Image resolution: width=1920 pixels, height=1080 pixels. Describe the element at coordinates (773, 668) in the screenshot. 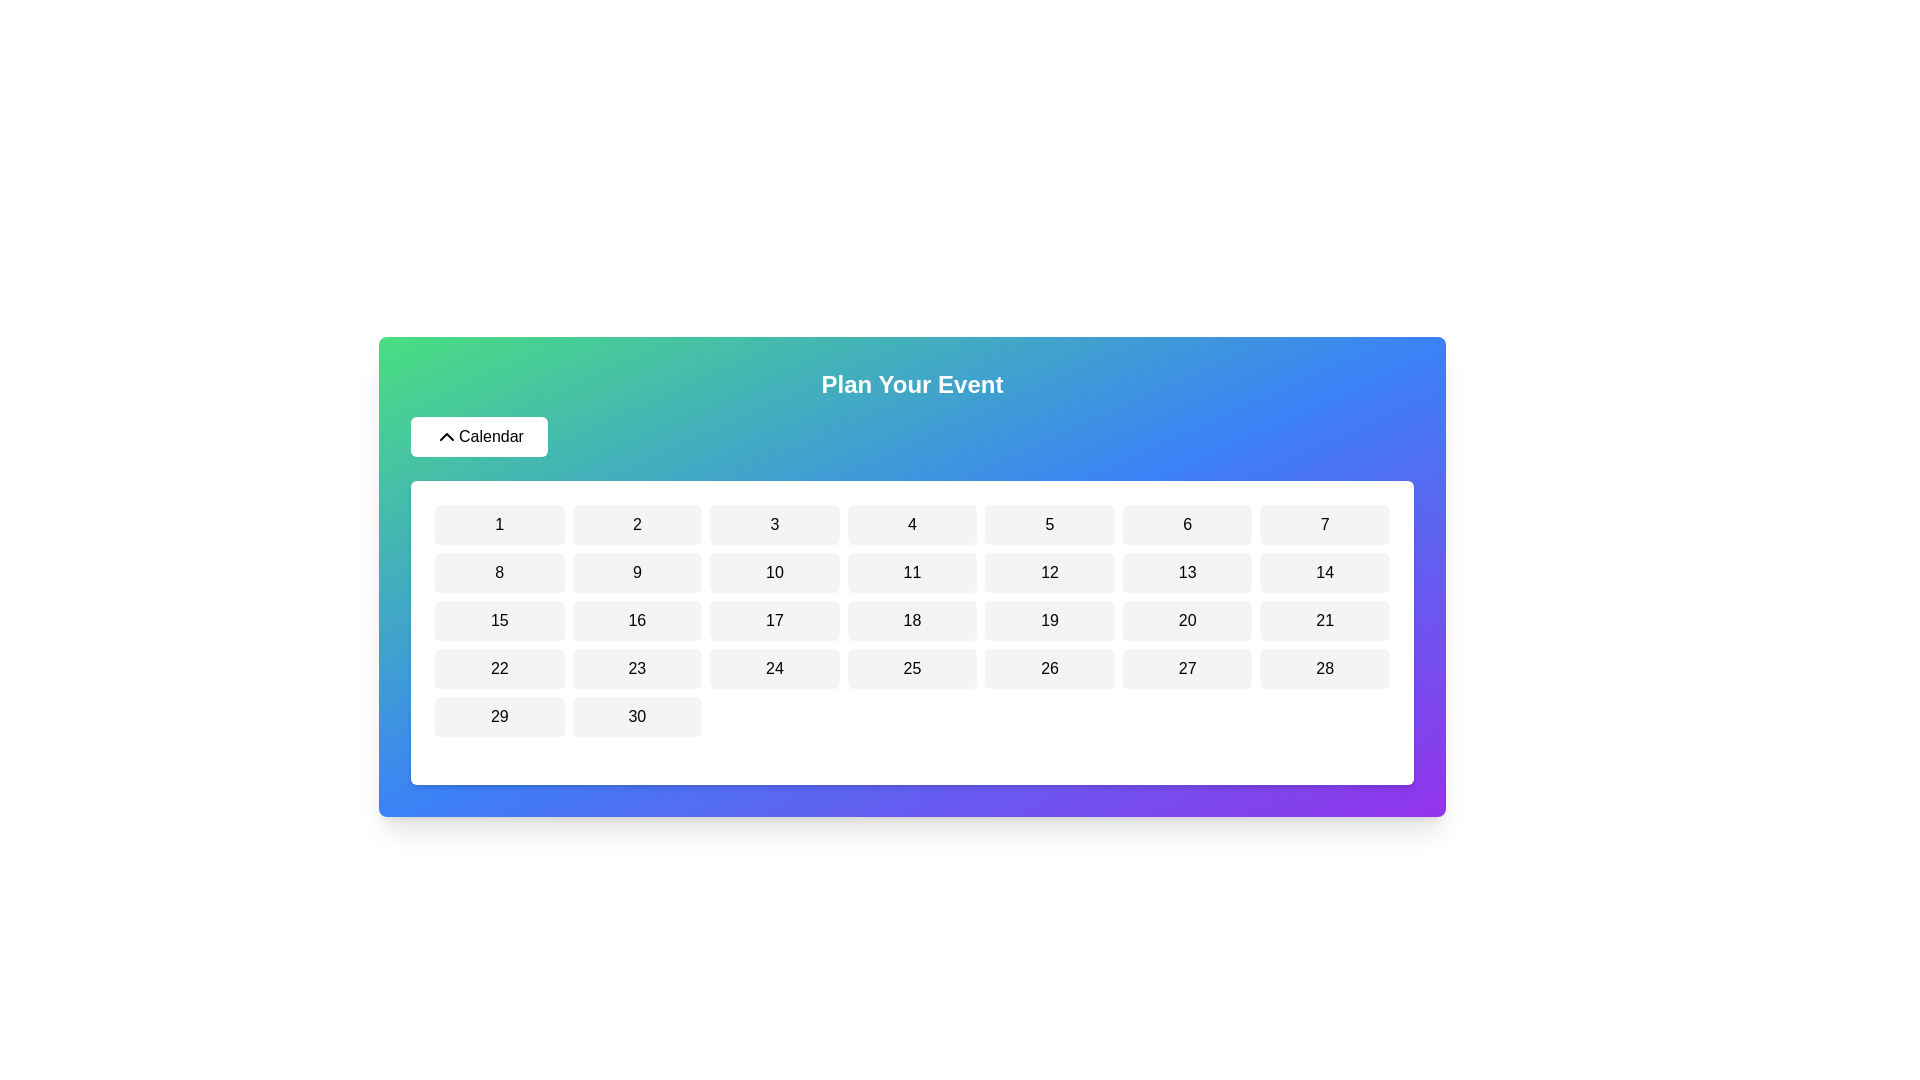

I see `the button labeled '24'` at that location.